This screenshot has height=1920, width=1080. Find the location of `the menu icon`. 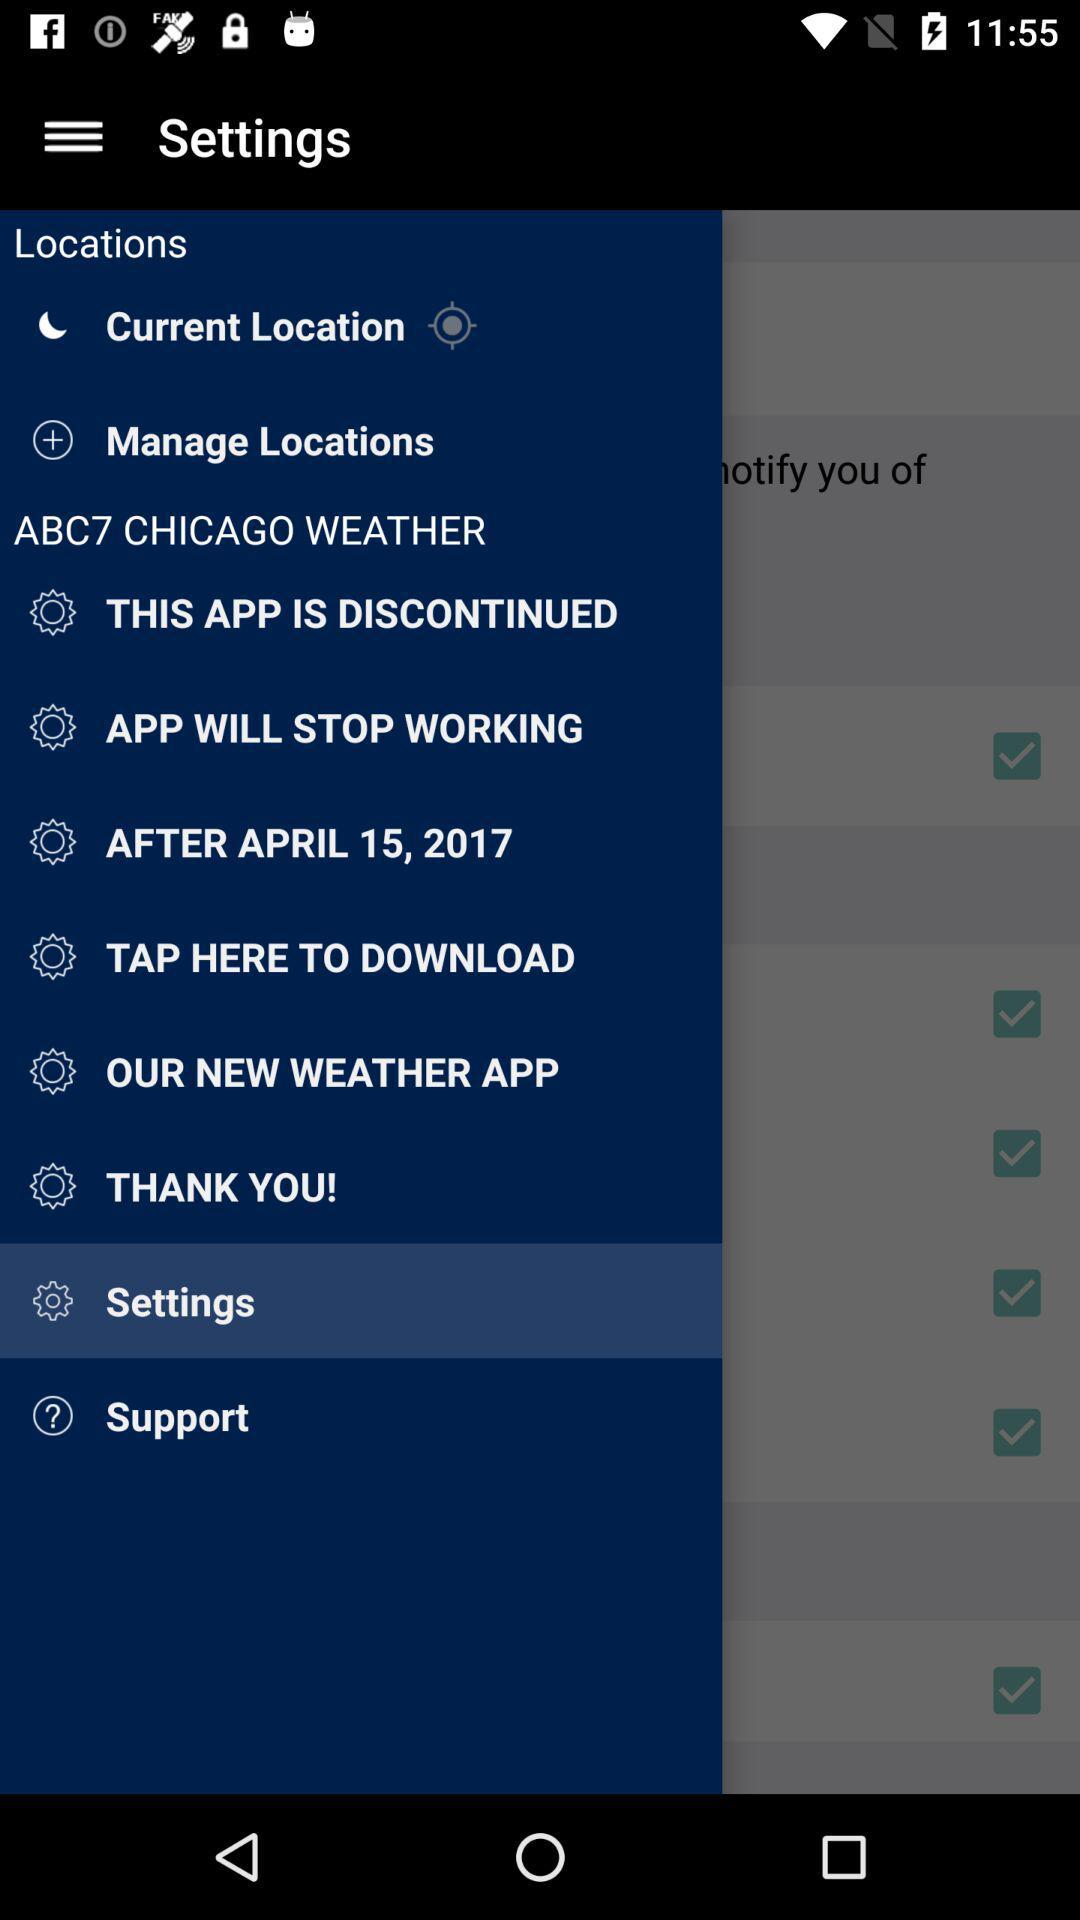

the menu icon is located at coordinates (72, 135).